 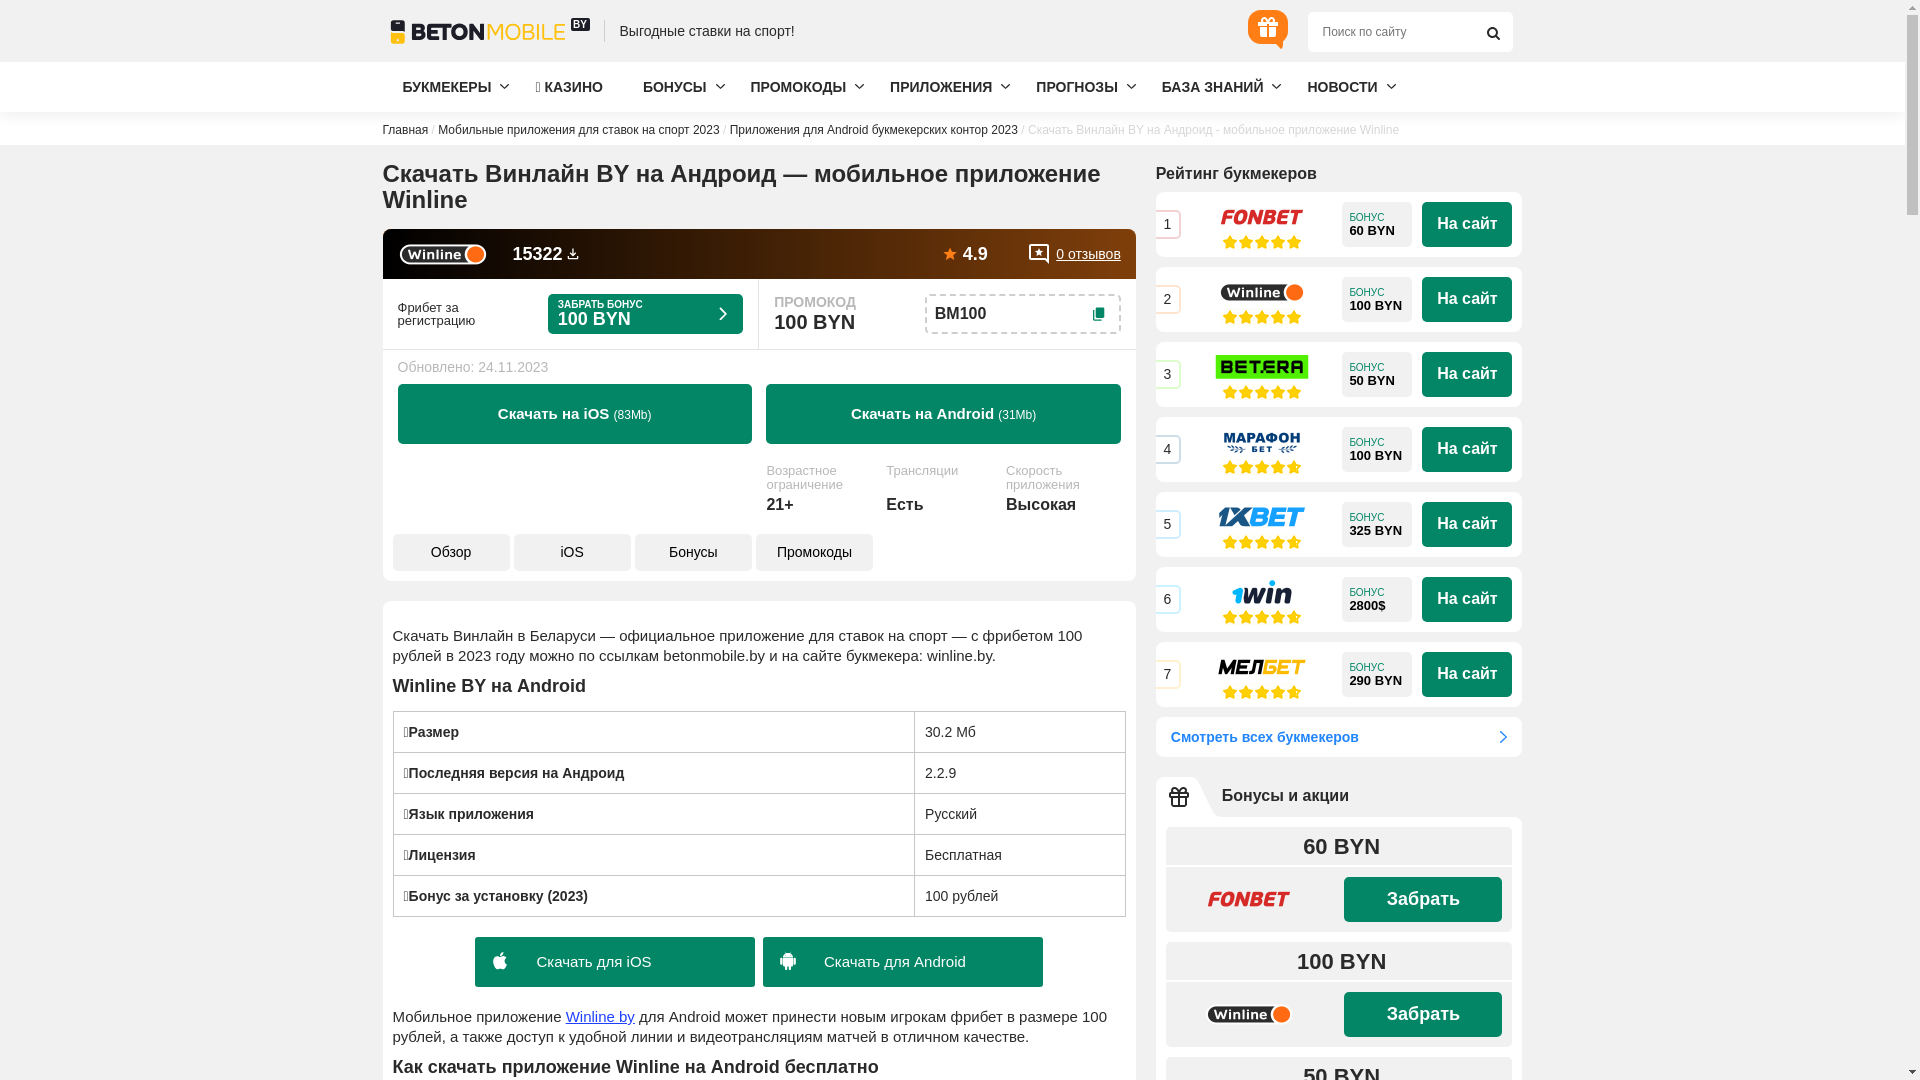 What do you see at coordinates (1022, 313) in the screenshot?
I see `'BM100'` at bounding box center [1022, 313].